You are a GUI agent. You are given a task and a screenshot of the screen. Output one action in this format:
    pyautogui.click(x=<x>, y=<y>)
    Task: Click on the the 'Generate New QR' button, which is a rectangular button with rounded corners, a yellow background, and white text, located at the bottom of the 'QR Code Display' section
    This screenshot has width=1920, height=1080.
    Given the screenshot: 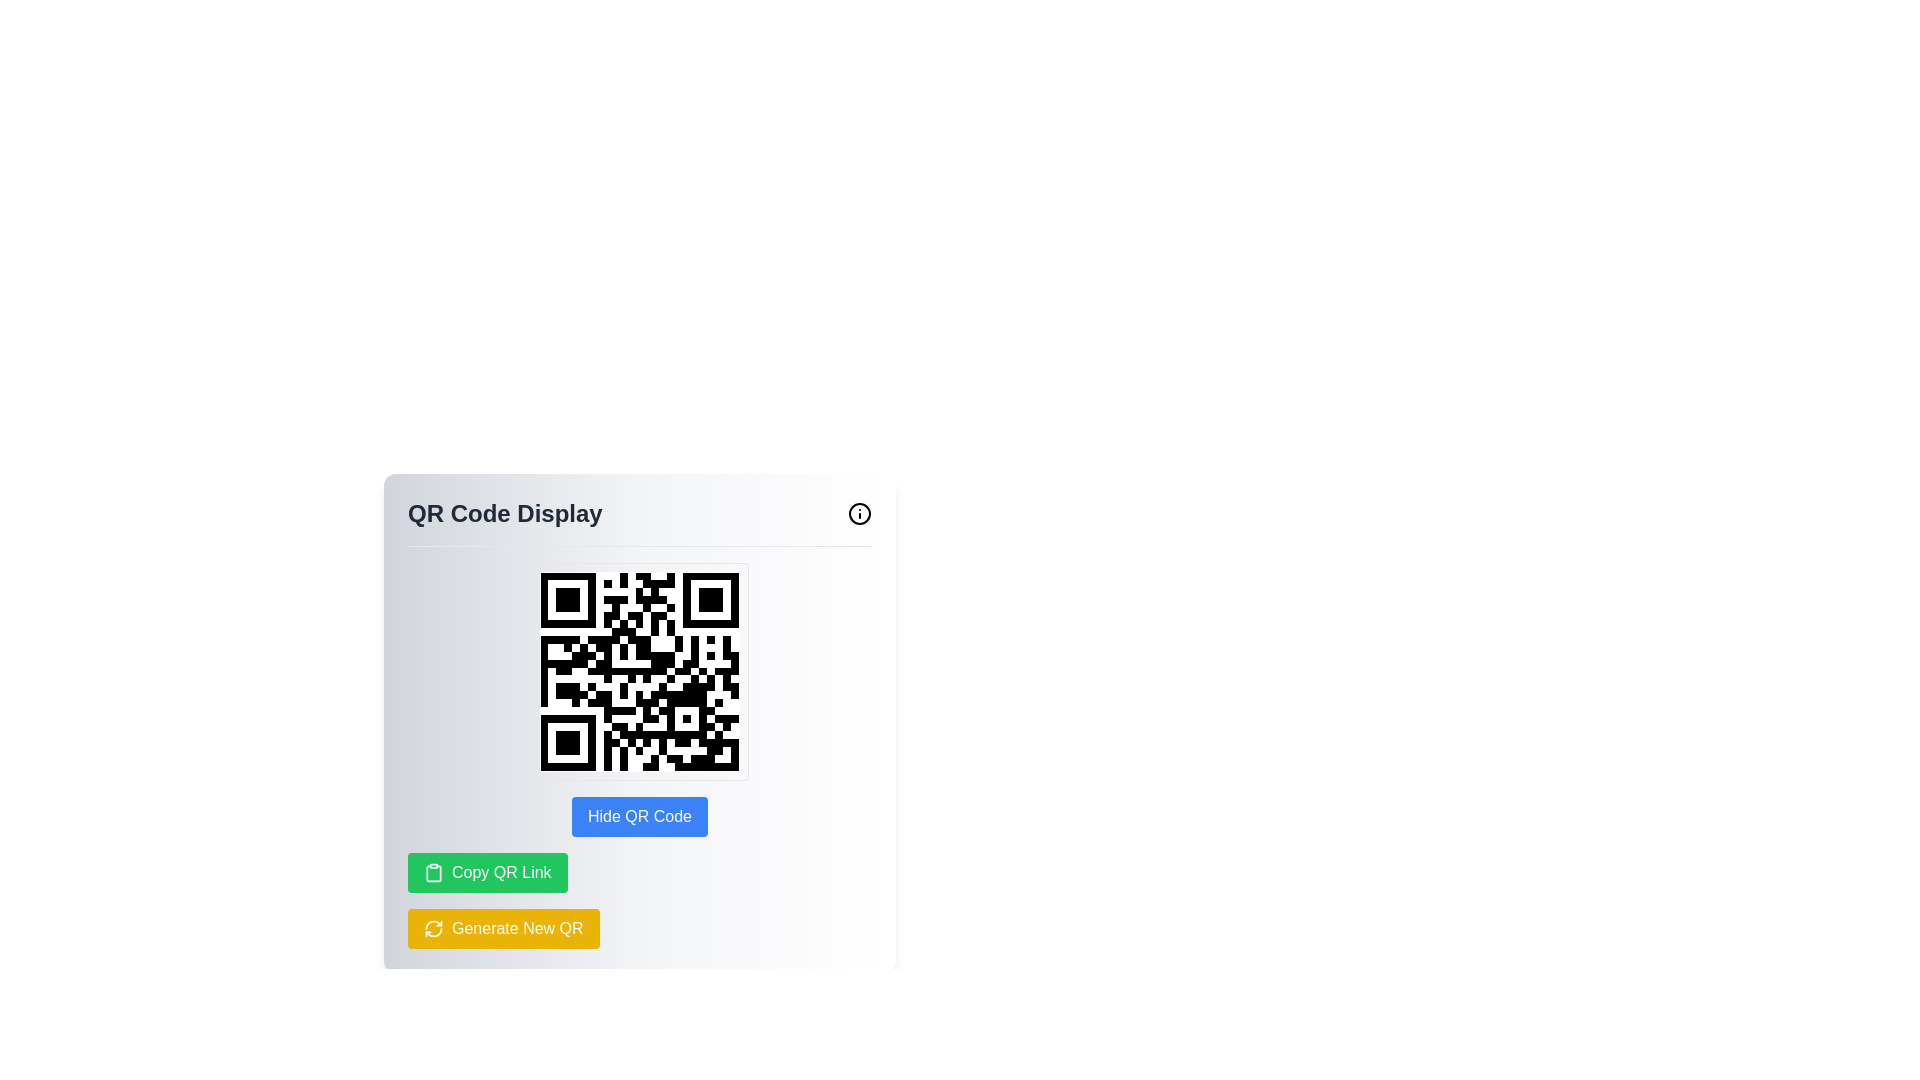 What is the action you would take?
    pyautogui.click(x=503, y=929)
    